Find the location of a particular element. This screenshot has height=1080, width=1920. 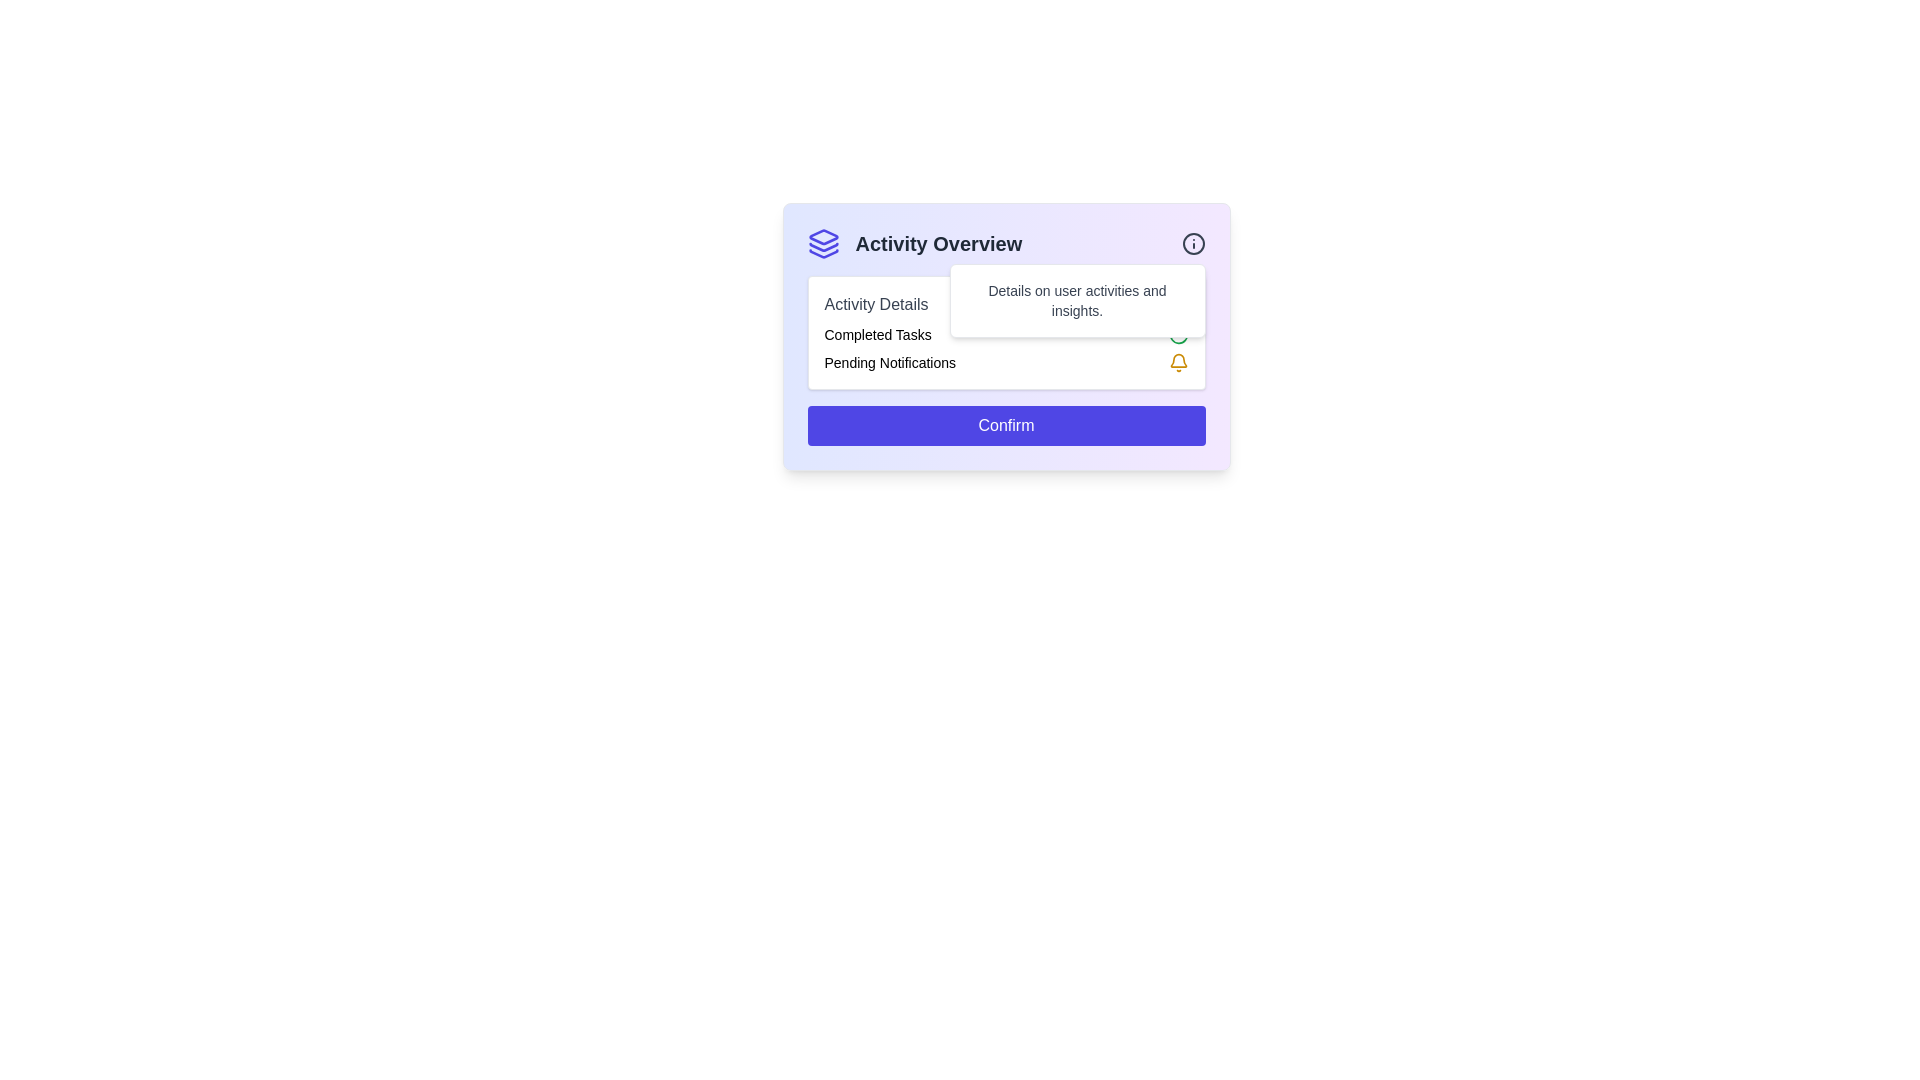

the grouped information display for user task statuses, which includes 'Completed Tasks' and 'Pending Notifications' within the 'Activity Details' box is located at coordinates (1006, 347).